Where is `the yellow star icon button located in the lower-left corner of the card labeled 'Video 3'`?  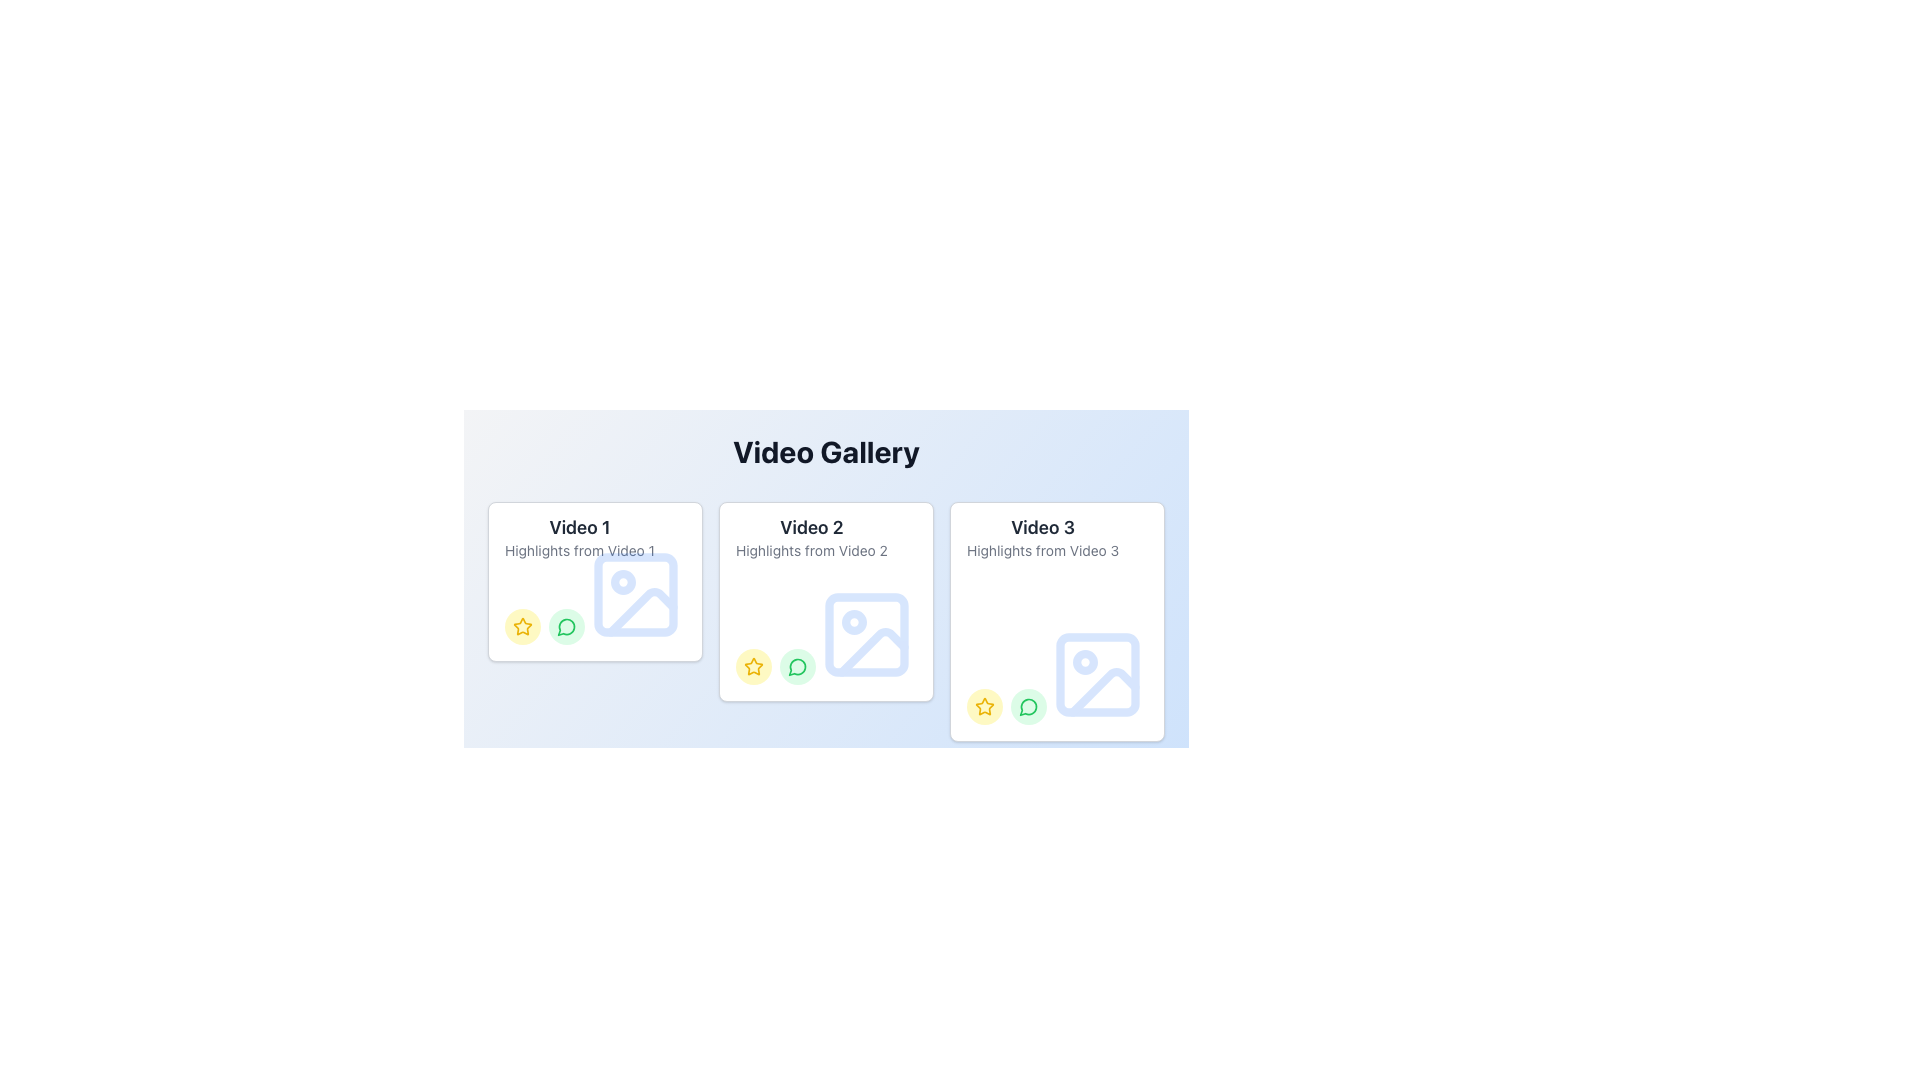
the yellow star icon button located in the lower-left corner of the card labeled 'Video 3' is located at coordinates (752, 667).